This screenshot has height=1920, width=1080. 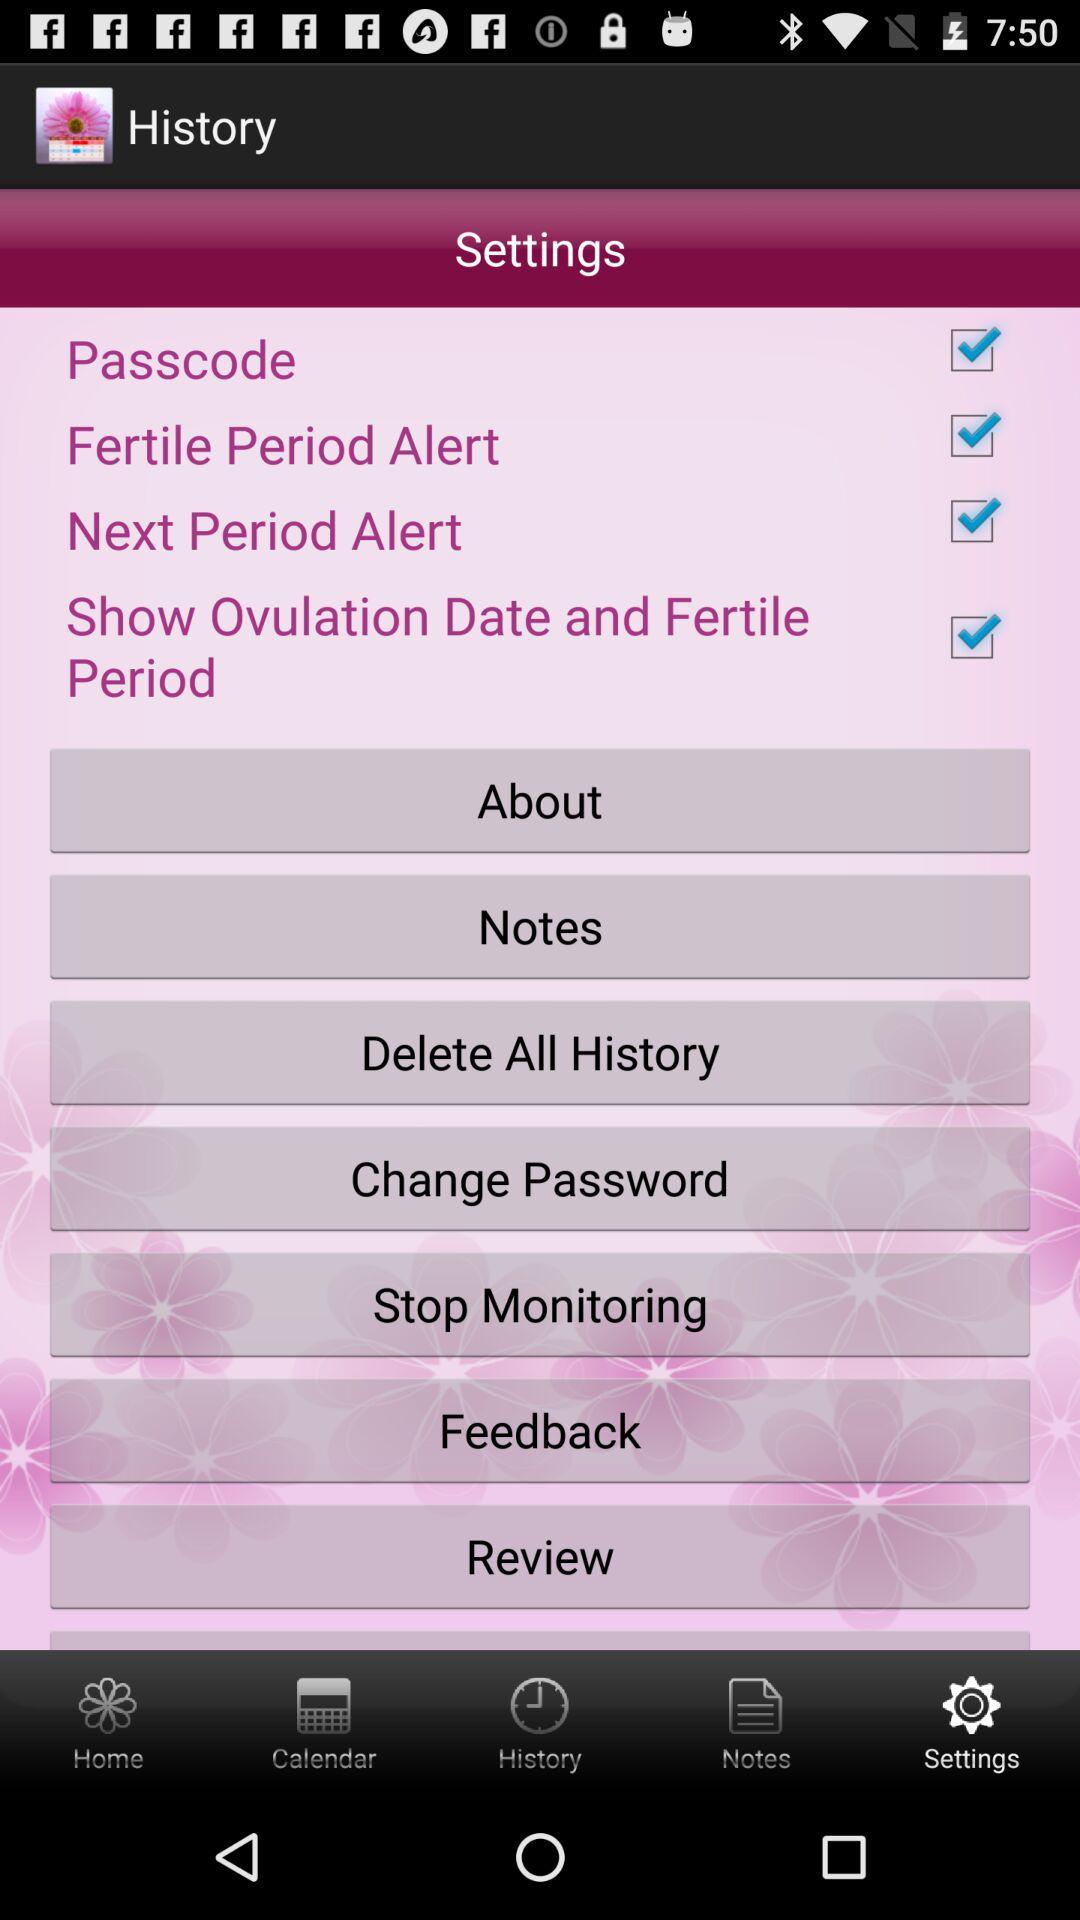 What do you see at coordinates (971, 1721) in the screenshot?
I see `settings button` at bounding box center [971, 1721].